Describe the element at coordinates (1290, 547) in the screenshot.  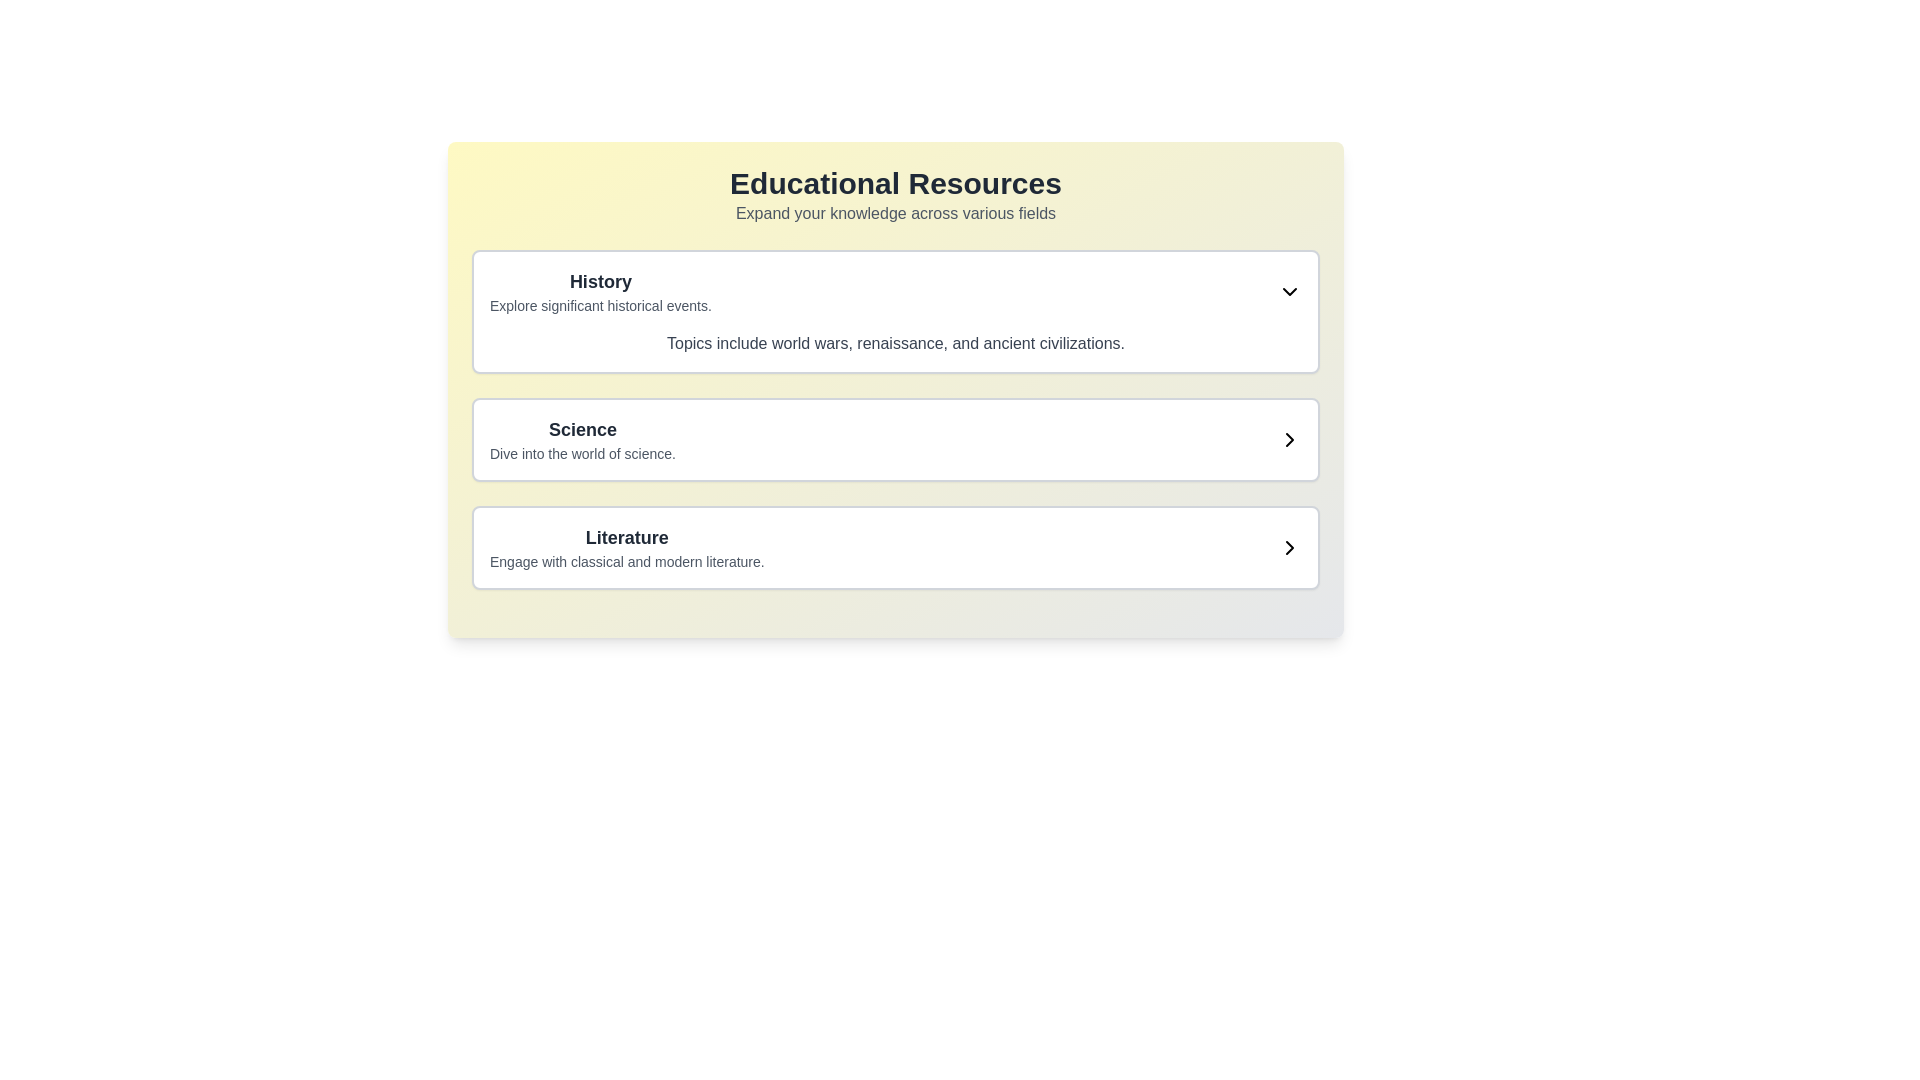
I see `the icon-based button located at the far-right side of the 'Literature' section` at that location.